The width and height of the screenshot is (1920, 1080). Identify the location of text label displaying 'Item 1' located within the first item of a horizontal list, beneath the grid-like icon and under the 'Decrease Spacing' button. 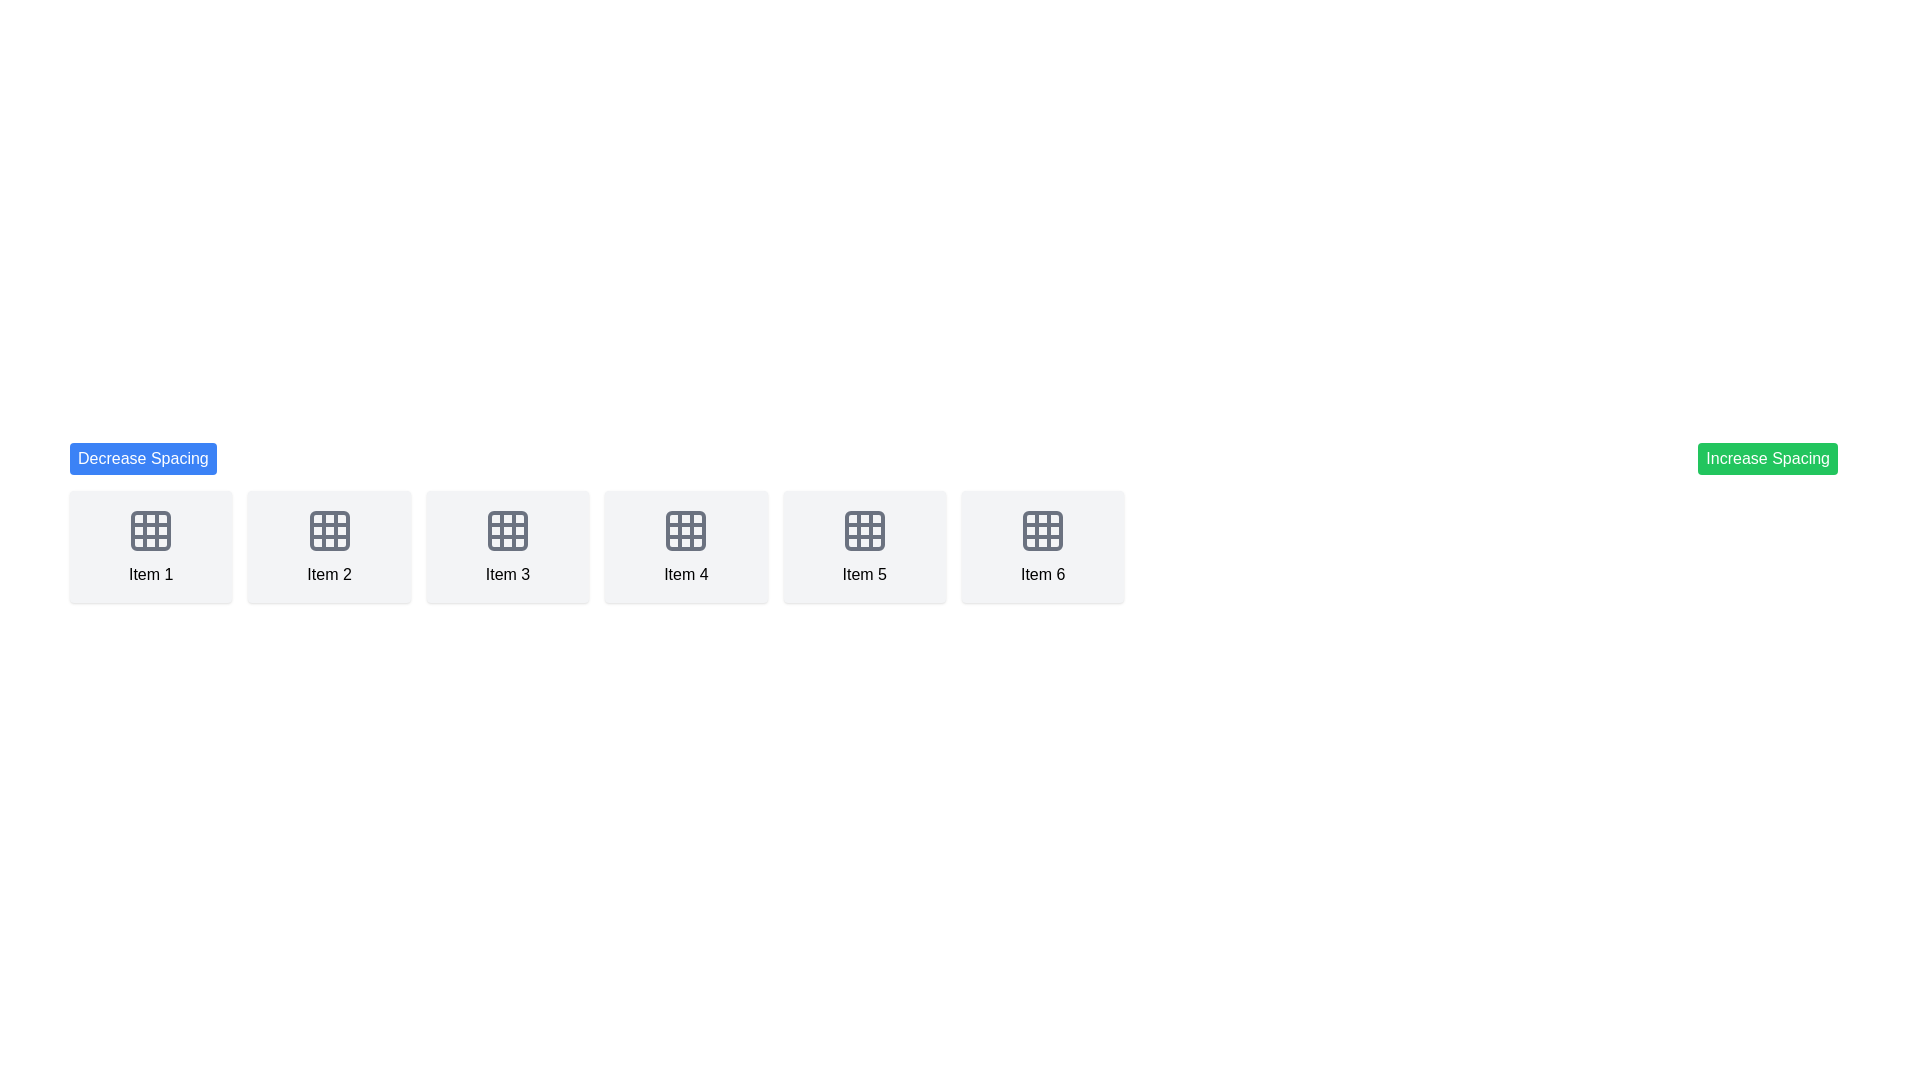
(150, 574).